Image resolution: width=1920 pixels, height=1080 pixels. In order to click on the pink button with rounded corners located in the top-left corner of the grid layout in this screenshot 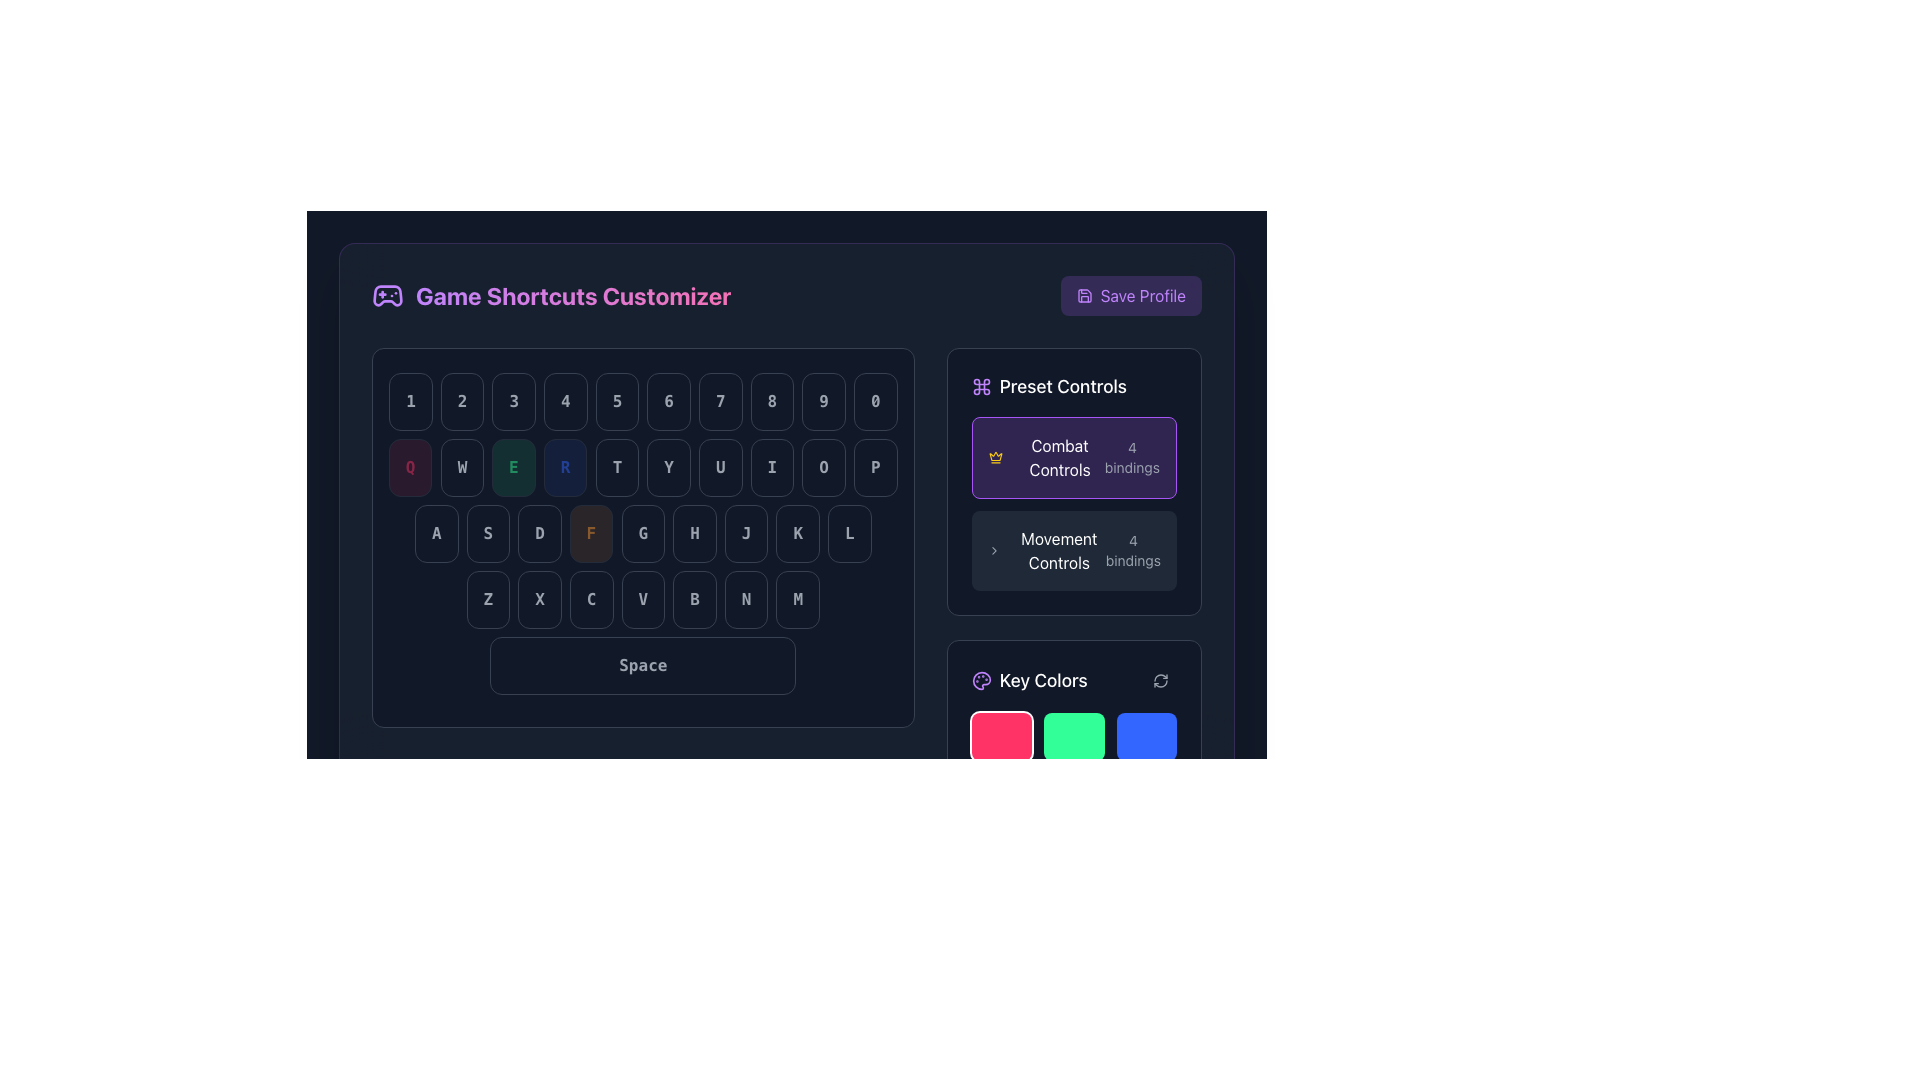, I will do `click(1001, 736)`.